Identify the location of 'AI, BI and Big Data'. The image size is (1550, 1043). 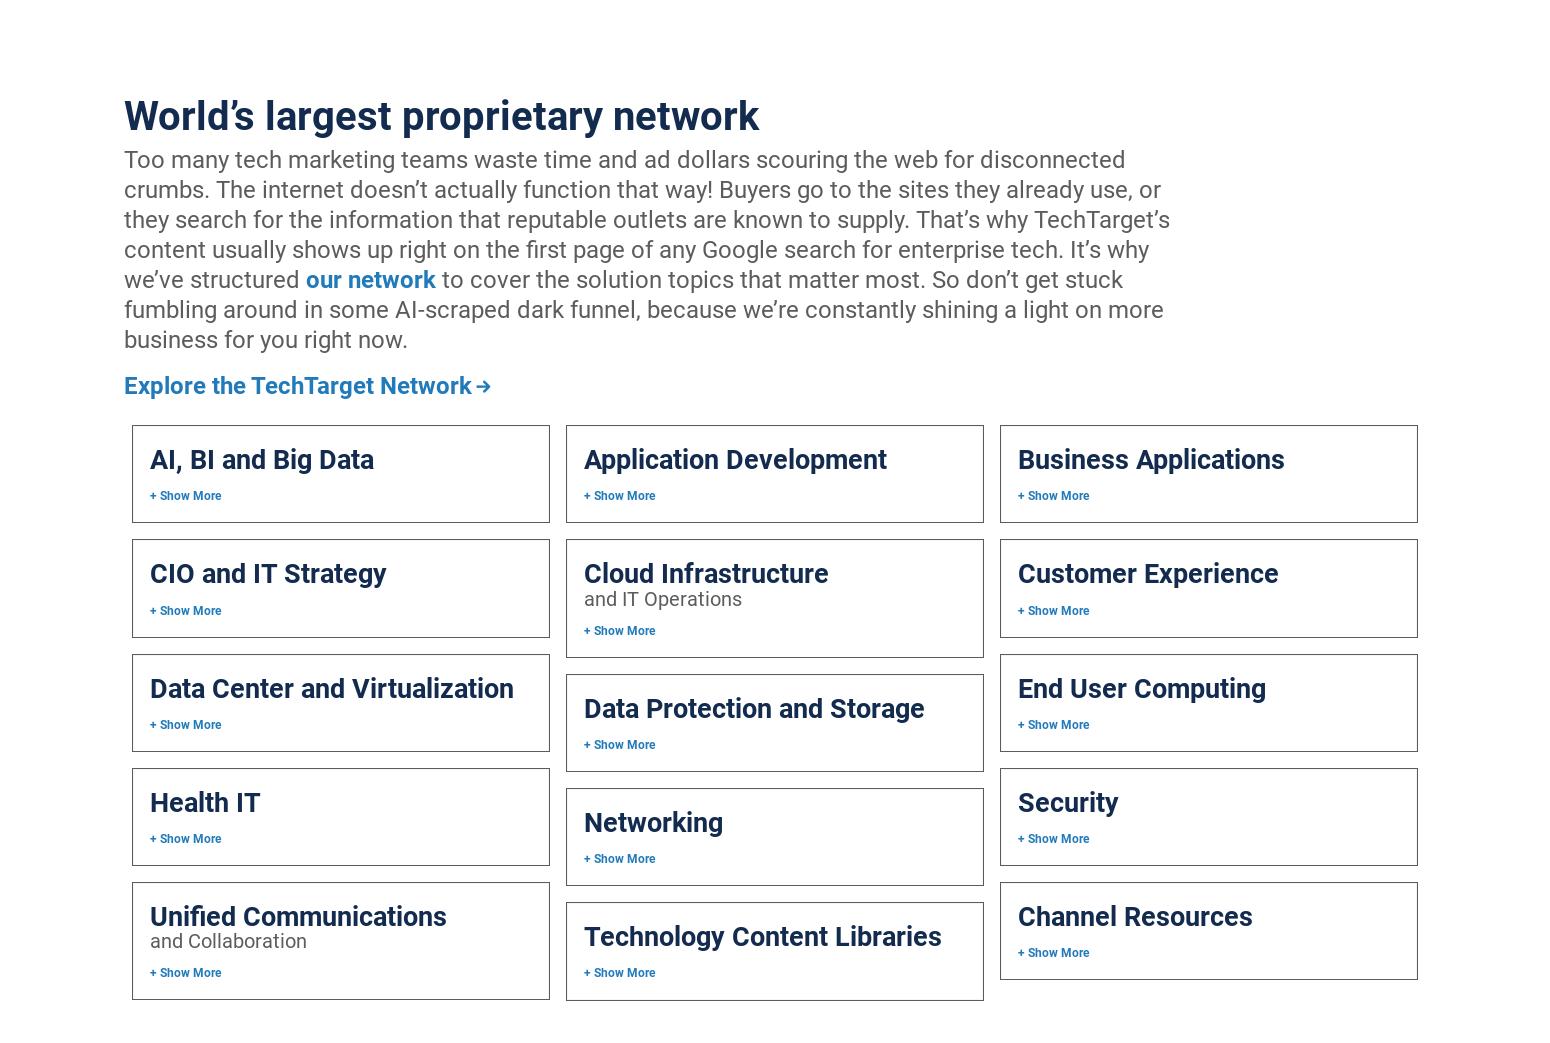
(261, 458).